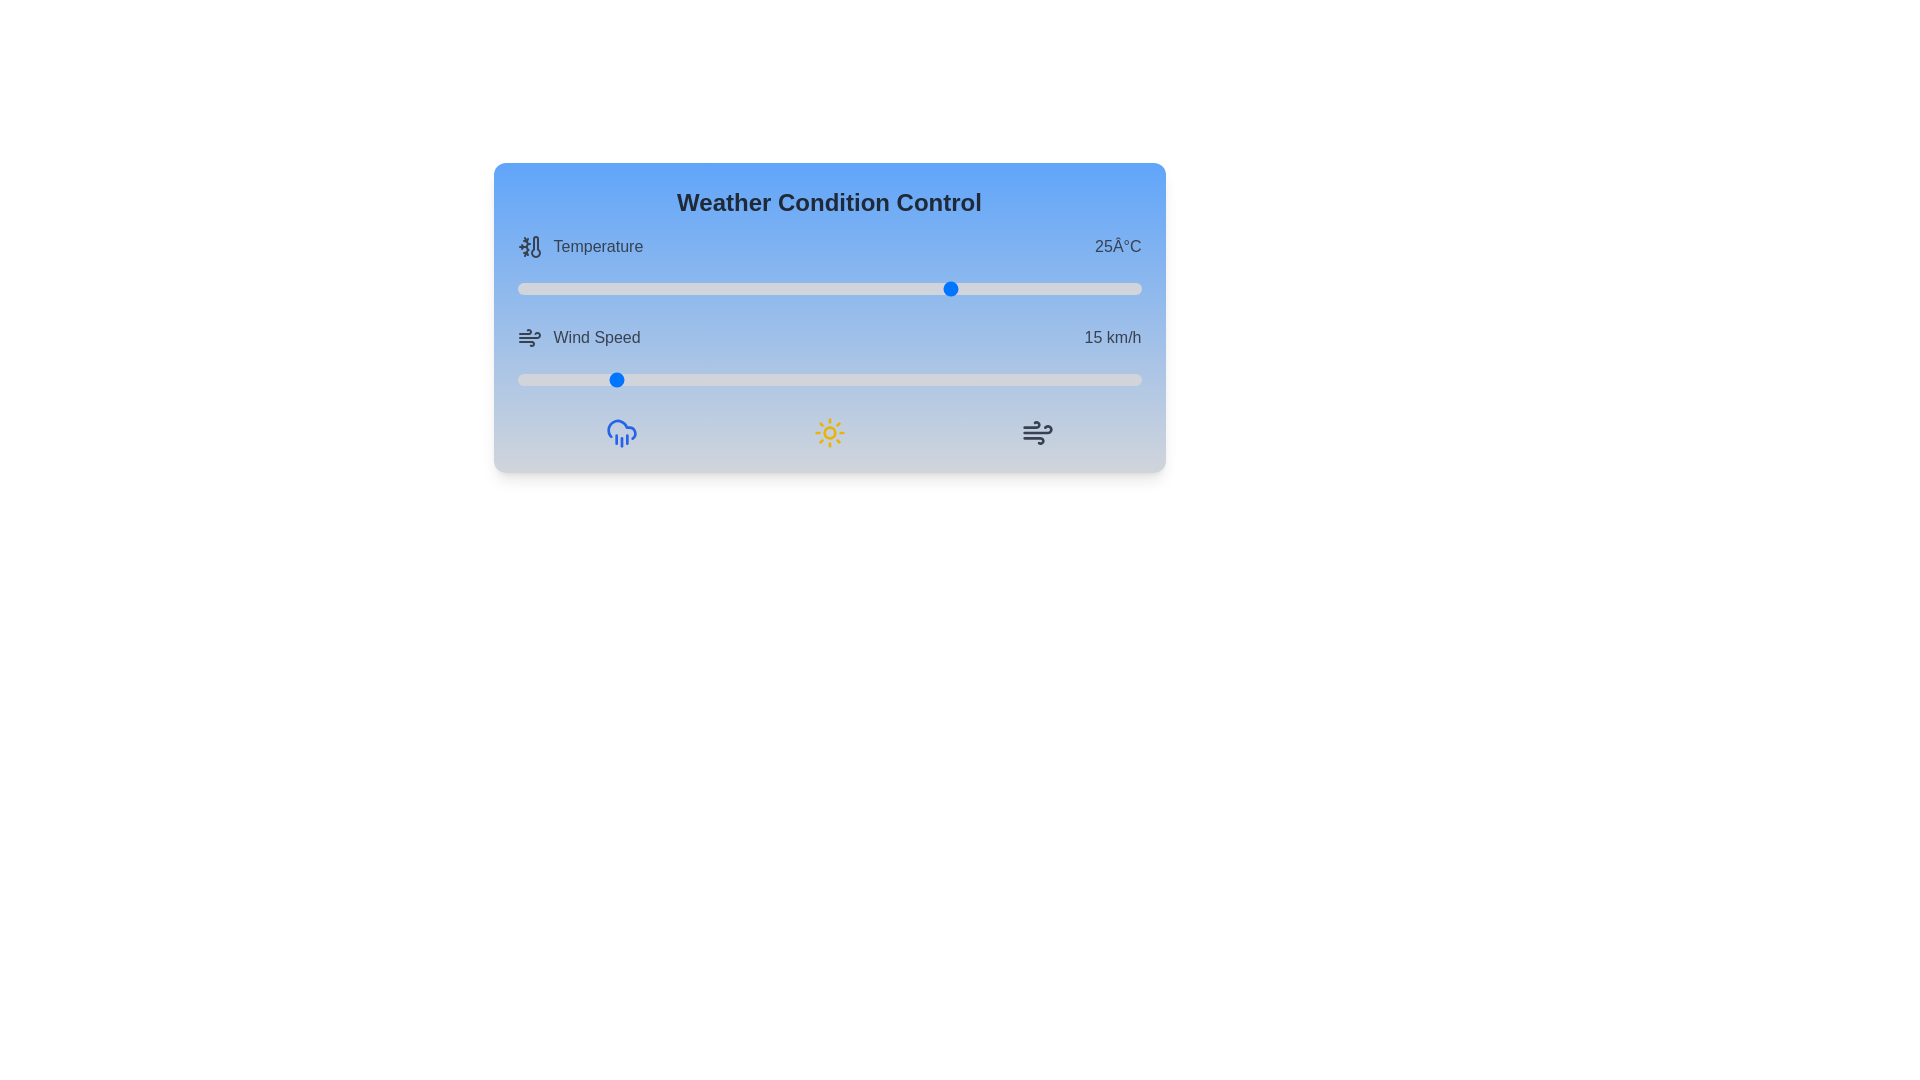 The width and height of the screenshot is (1920, 1080). What do you see at coordinates (829, 431) in the screenshot?
I see `the sun icon in the Weather Condition Control component` at bounding box center [829, 431].